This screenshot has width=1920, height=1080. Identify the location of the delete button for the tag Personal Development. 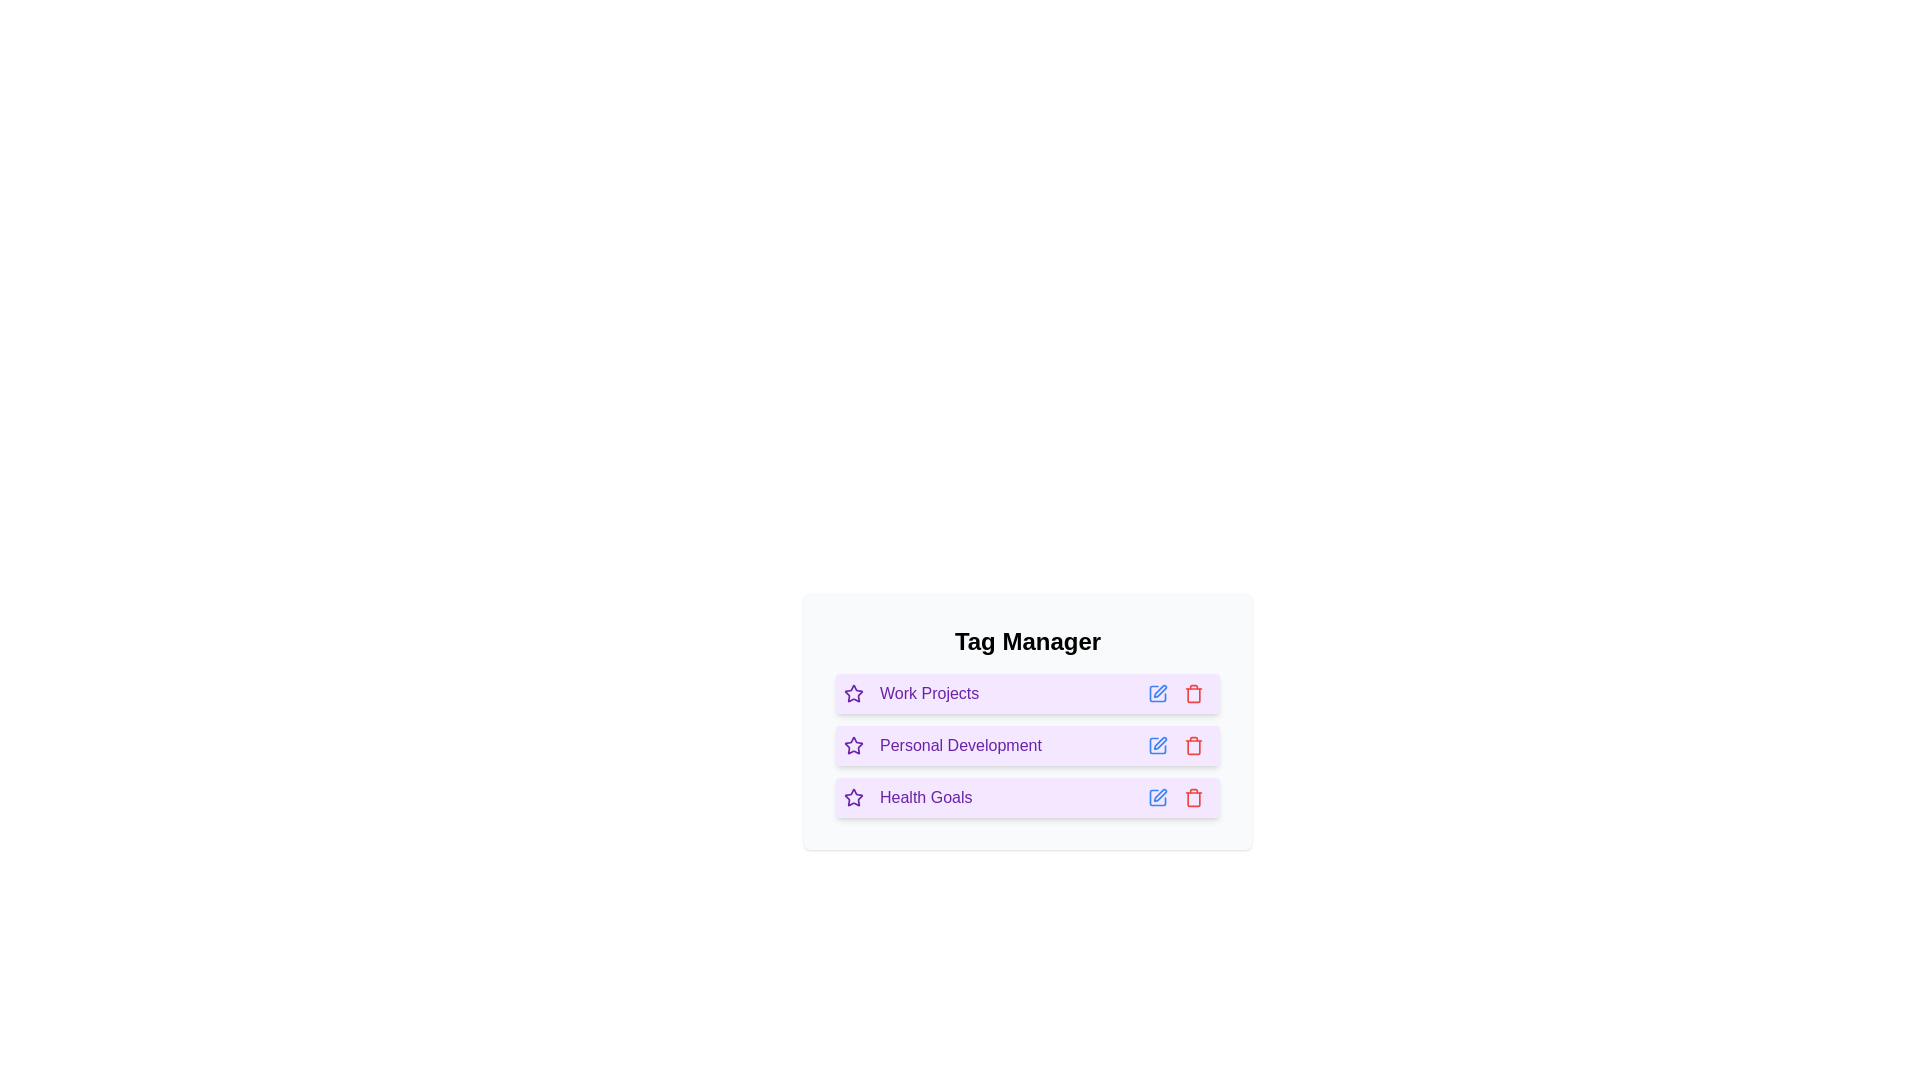
(1194, 745).